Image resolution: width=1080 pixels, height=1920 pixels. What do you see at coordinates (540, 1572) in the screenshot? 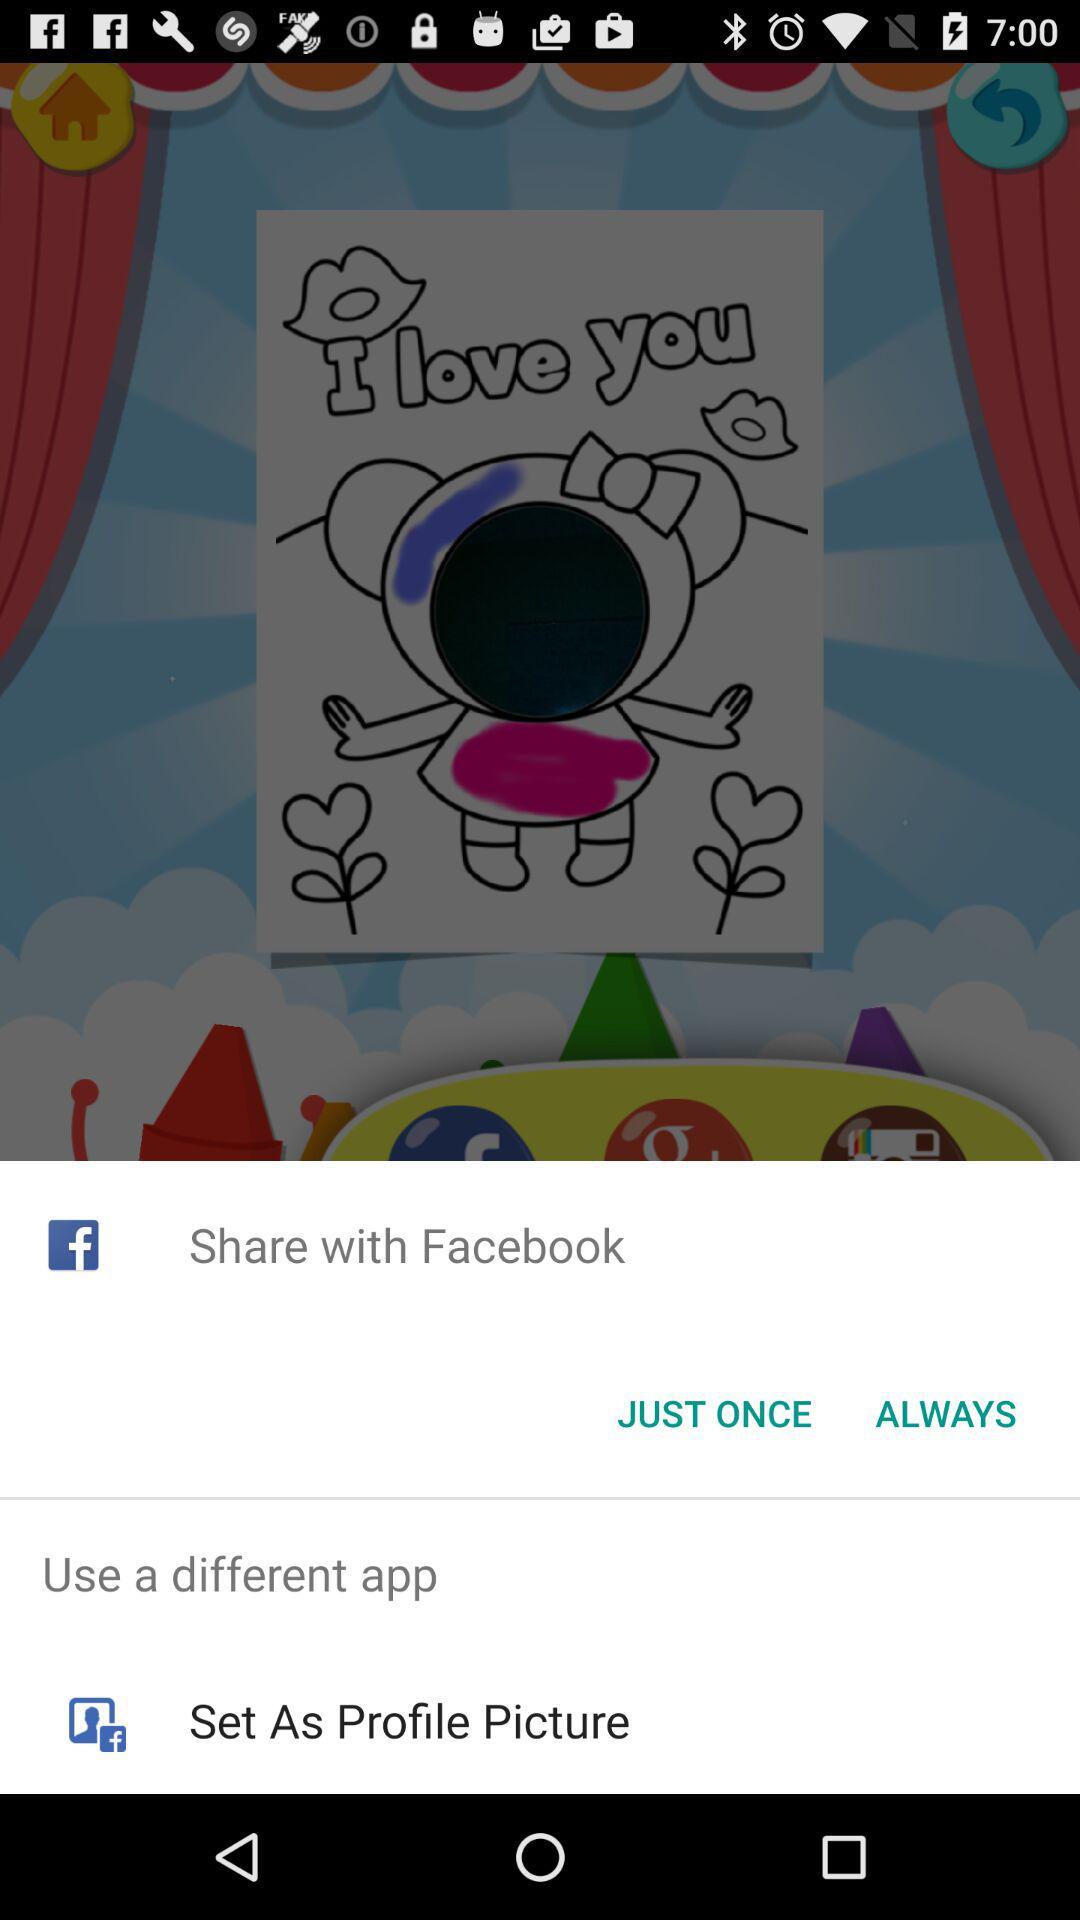
I see `the use a different` at bounding box center [540, 1572].